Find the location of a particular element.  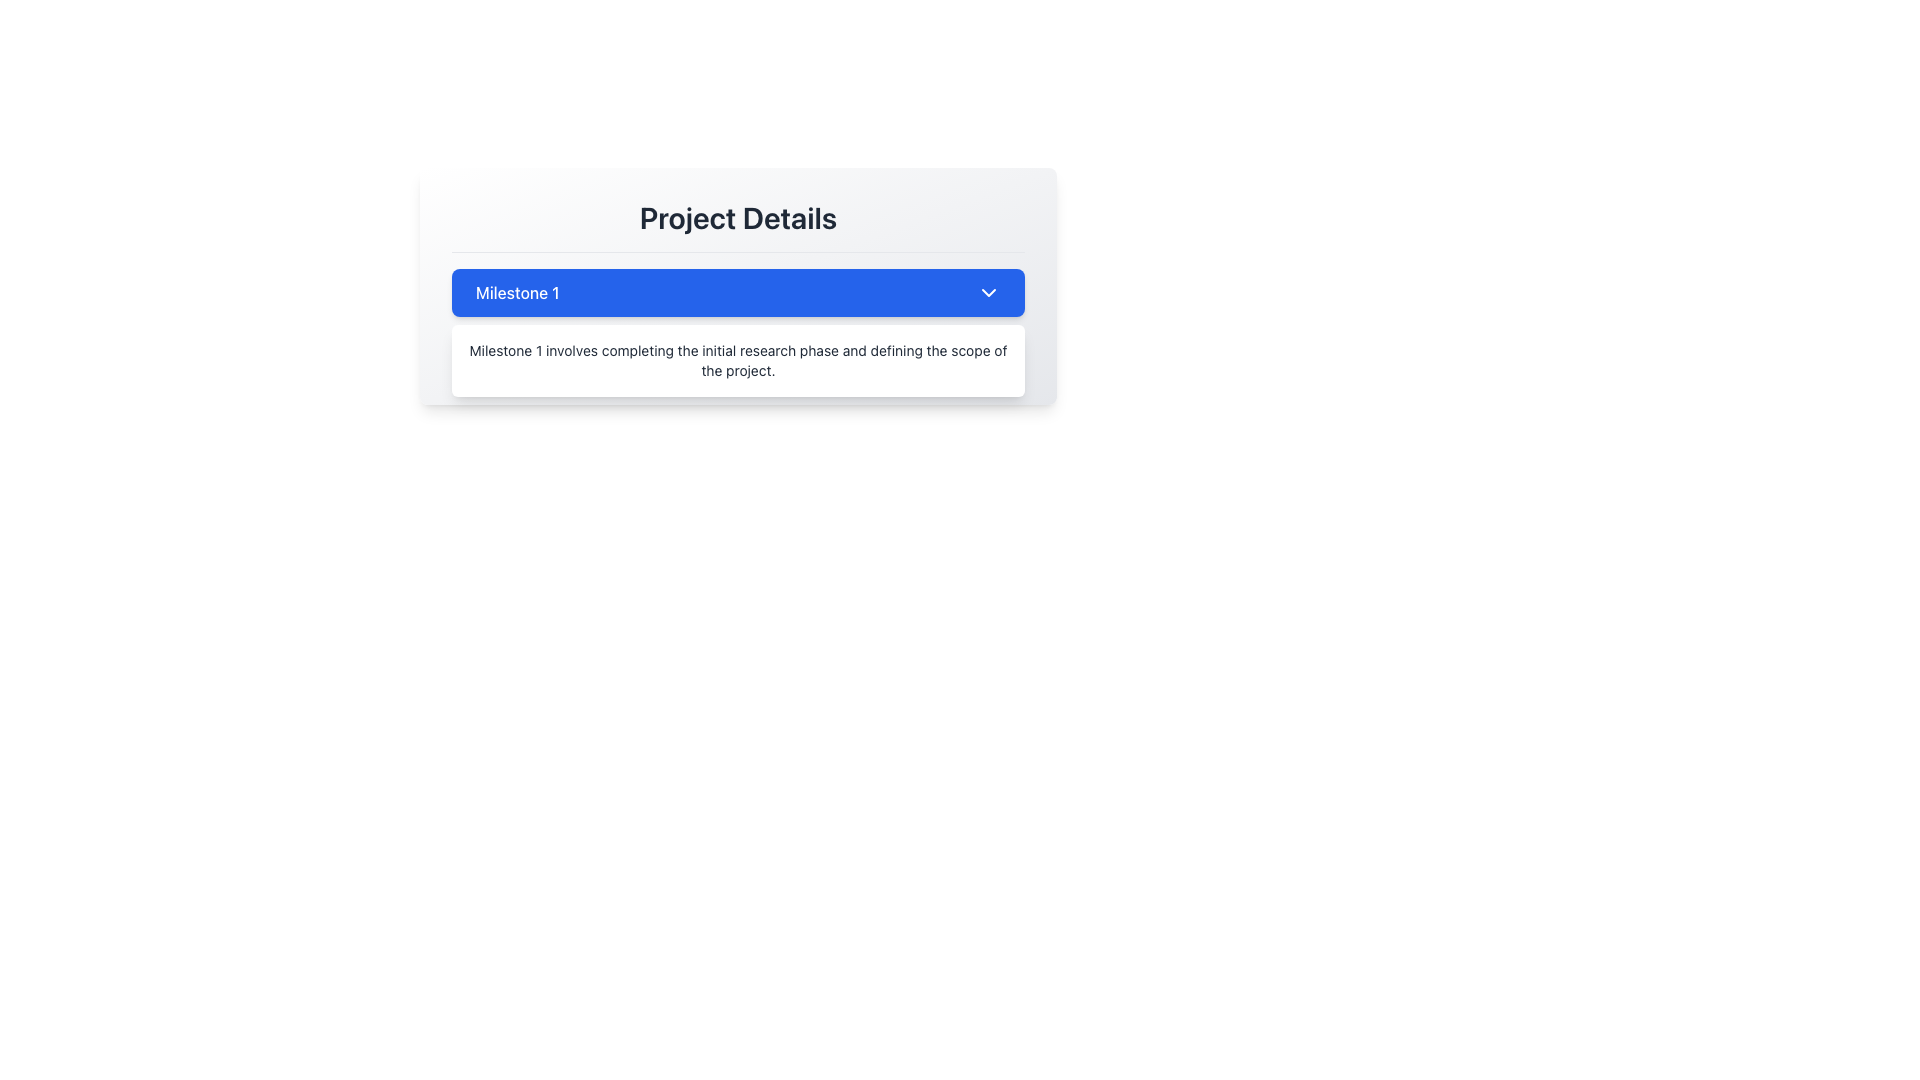

the Collapsible Section Header titled 'Milestone 1' is located at coordinates (737, 312).